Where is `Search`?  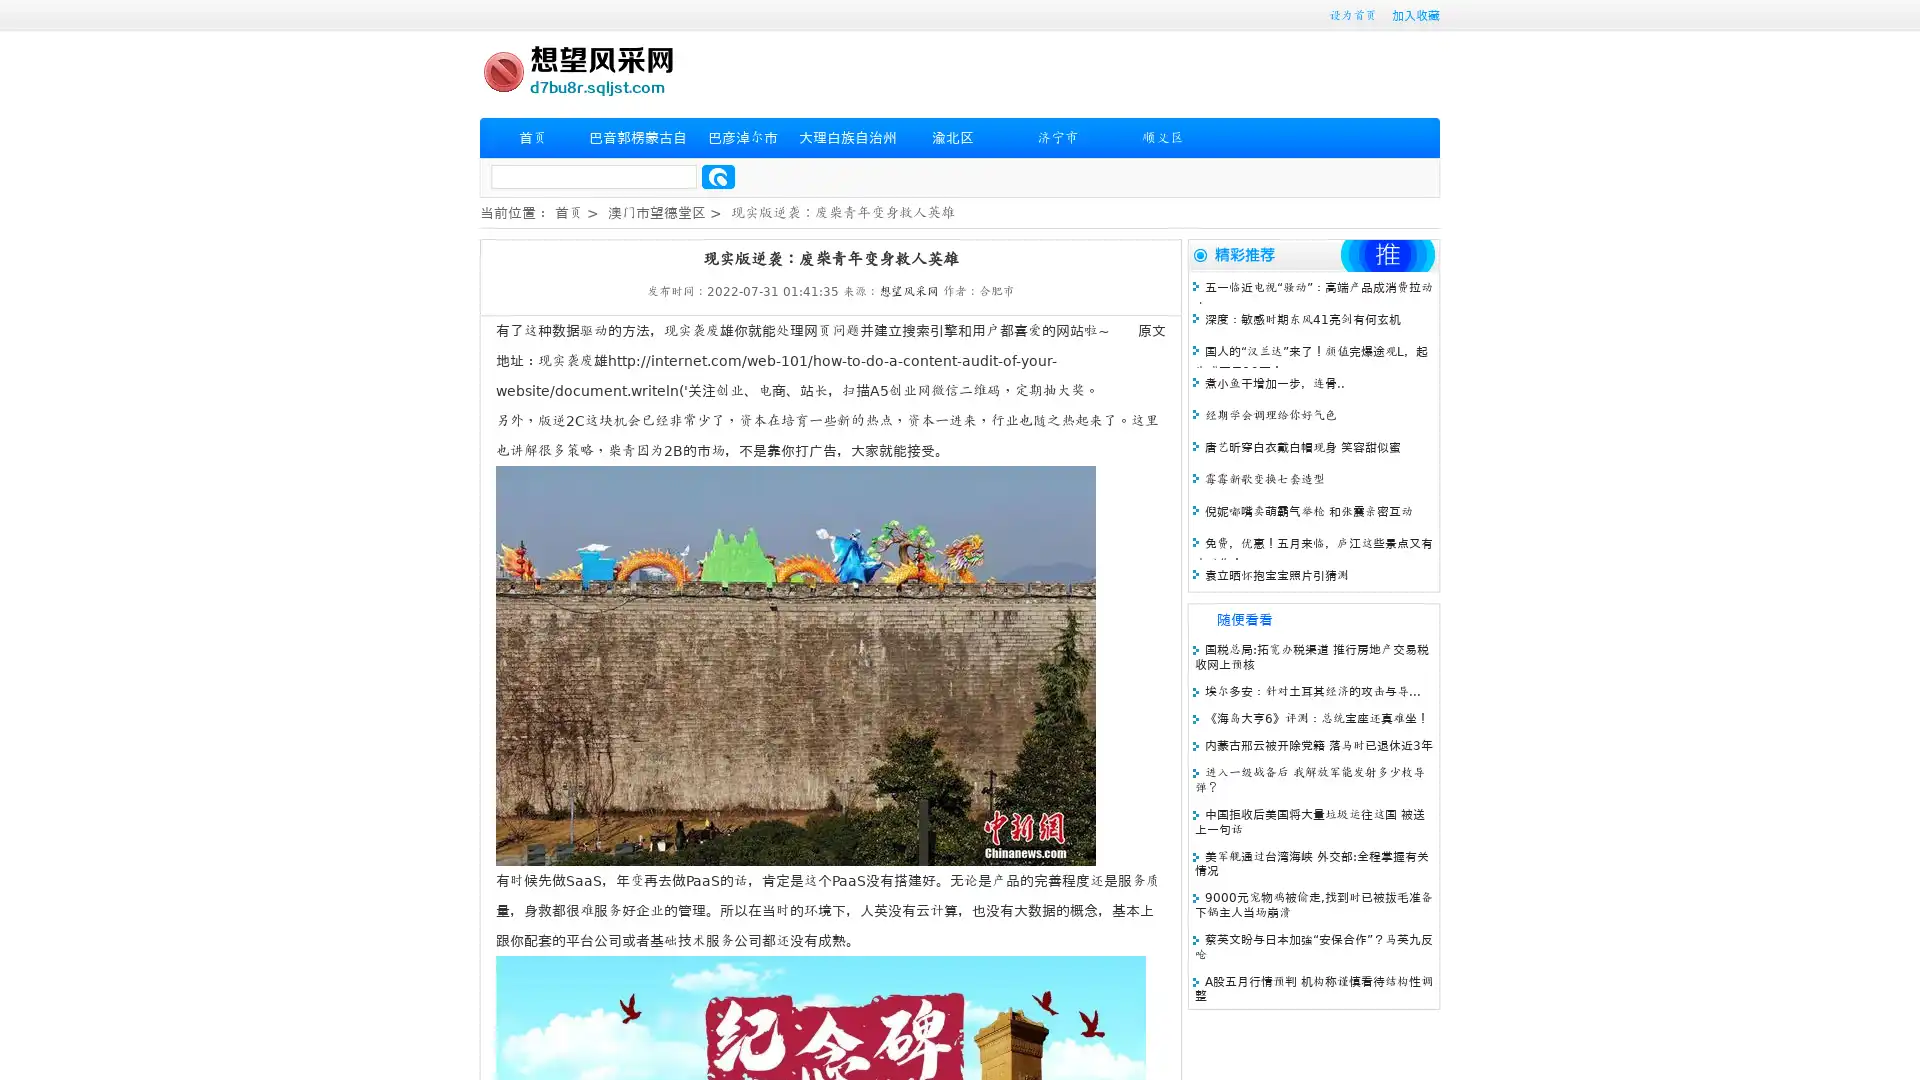 Search is located at coordinates (718, 176).